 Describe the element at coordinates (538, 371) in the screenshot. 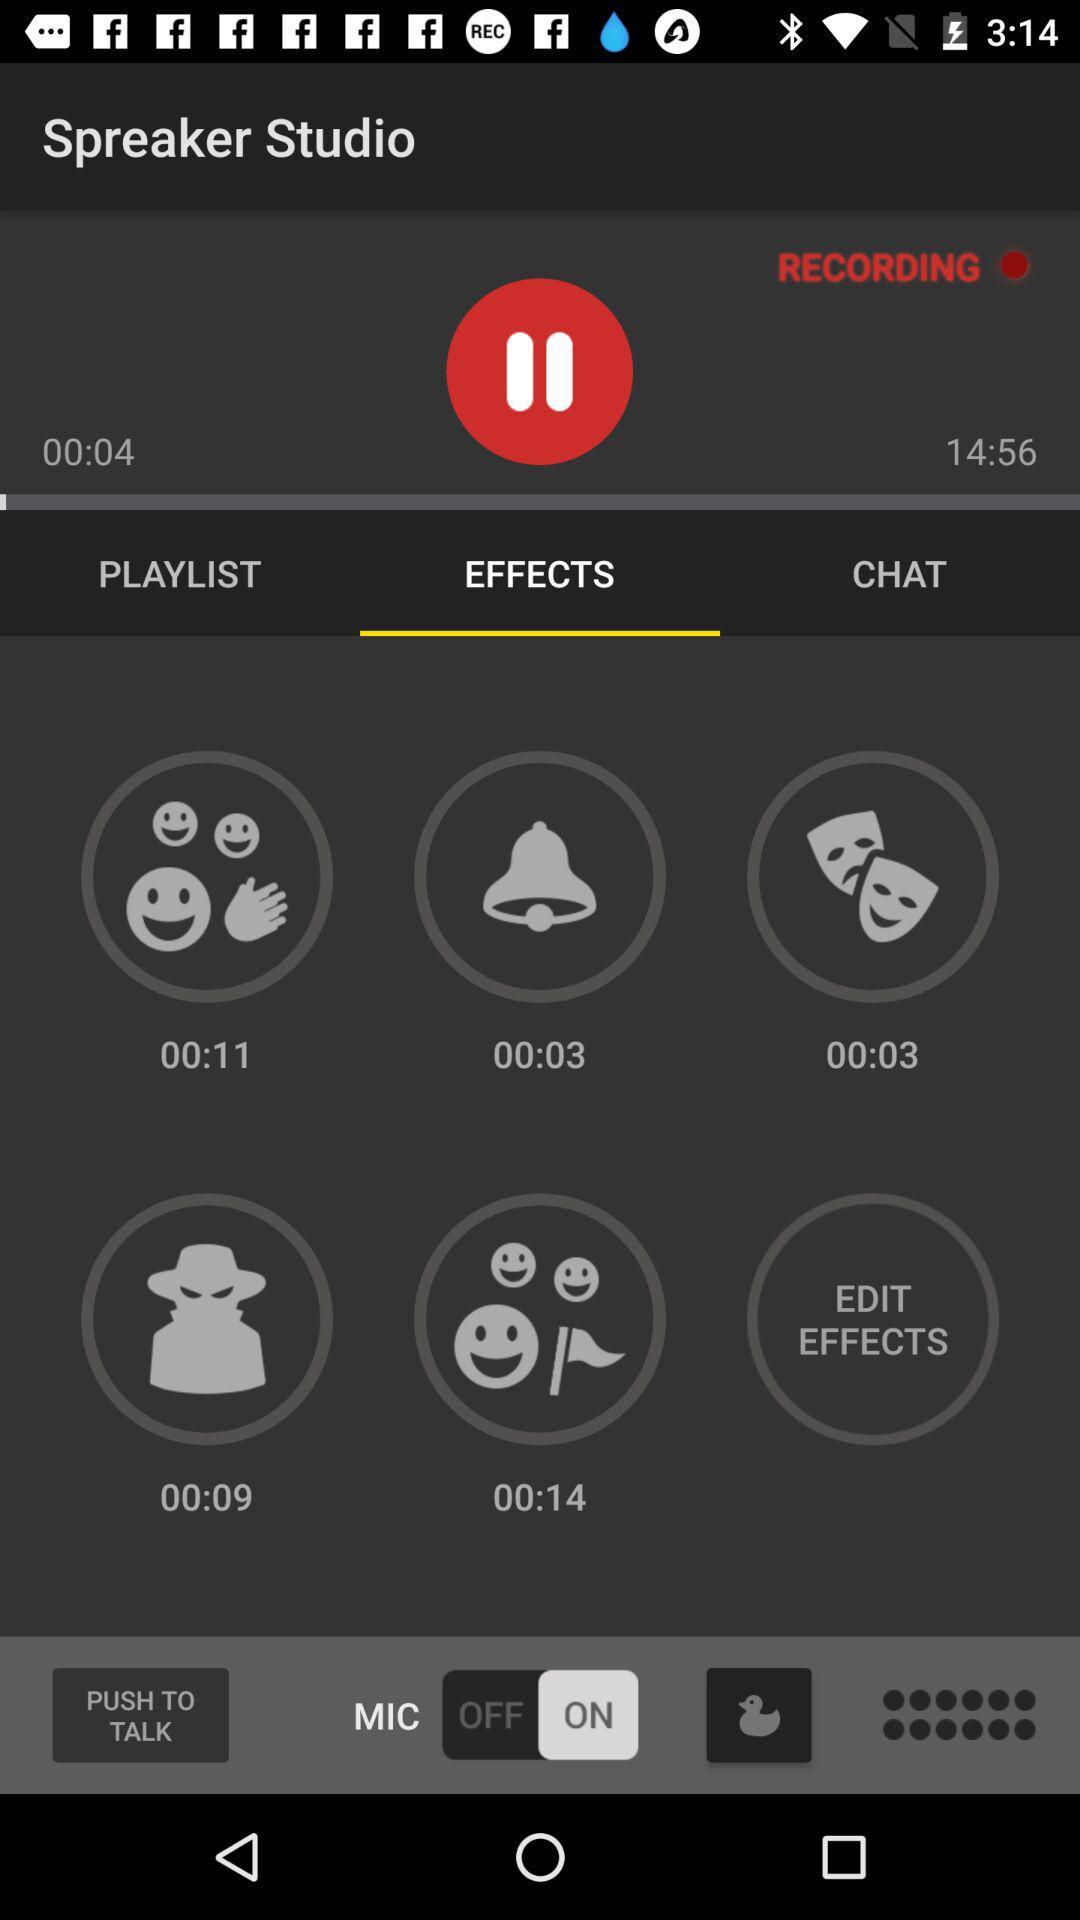

I see `pause` at that location.